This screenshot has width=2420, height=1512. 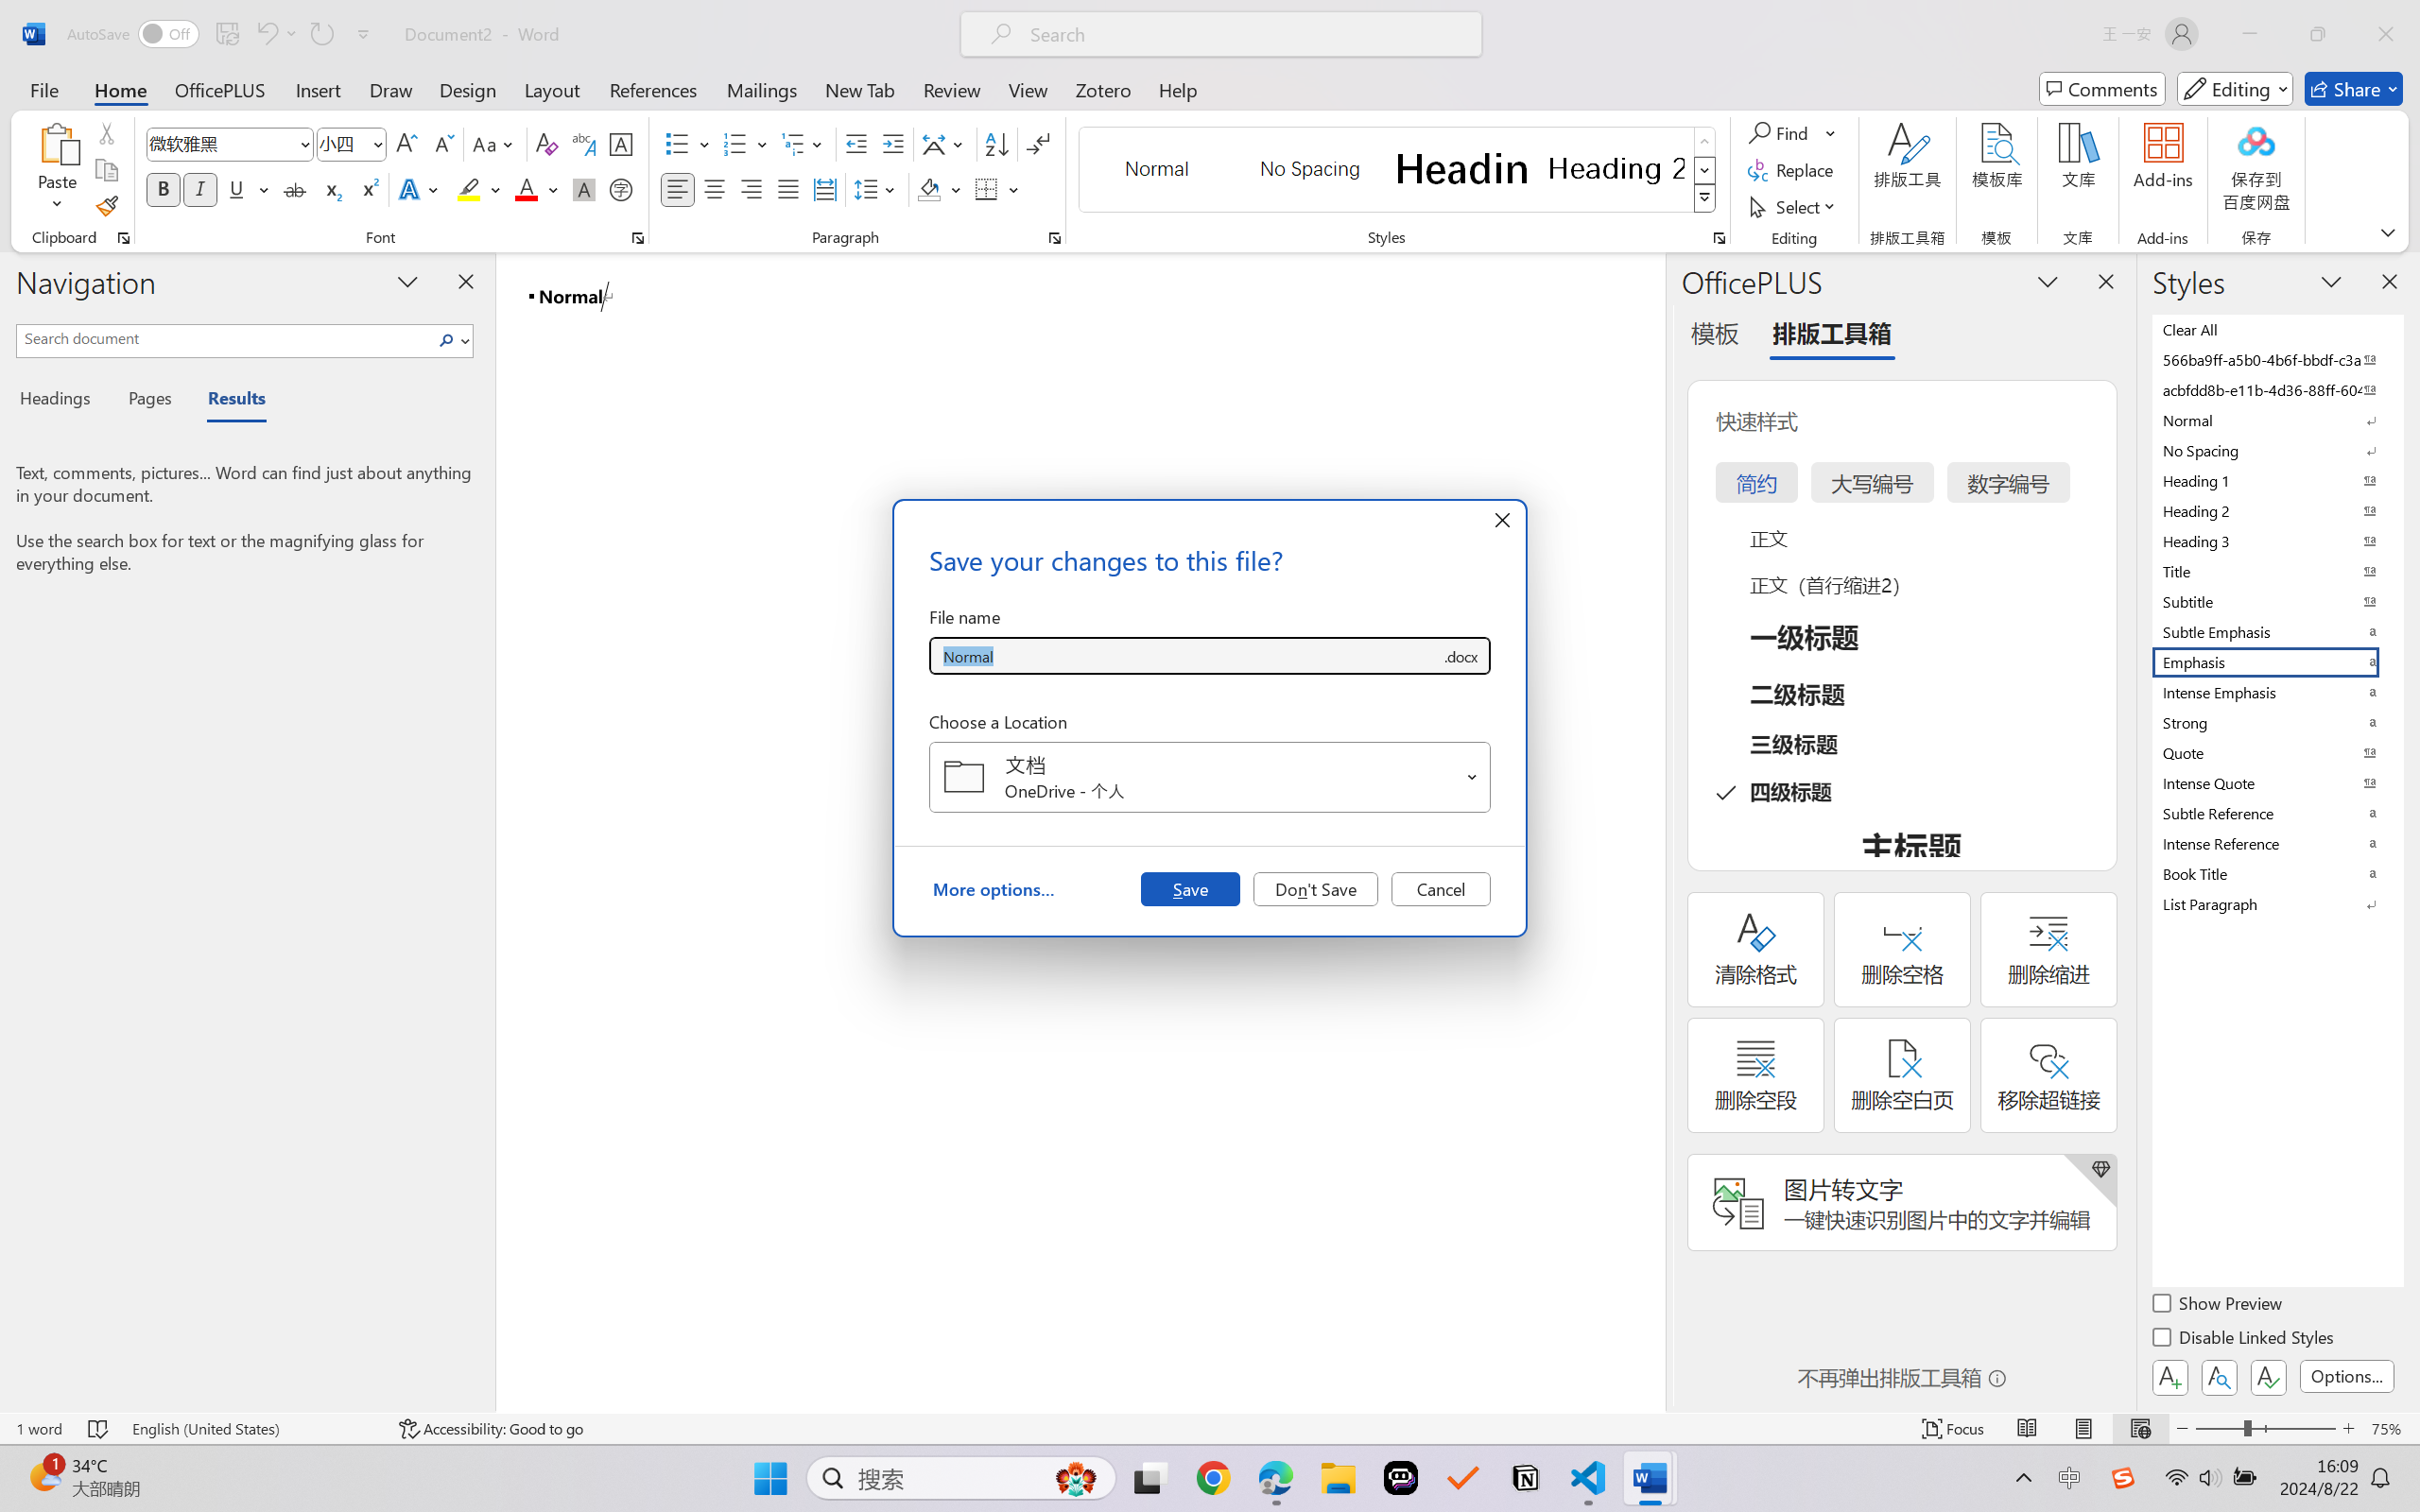 What do you see at coordinates (787, 188) in the screenshot?
I see `'Justify'` at bounding box center [787, 188].